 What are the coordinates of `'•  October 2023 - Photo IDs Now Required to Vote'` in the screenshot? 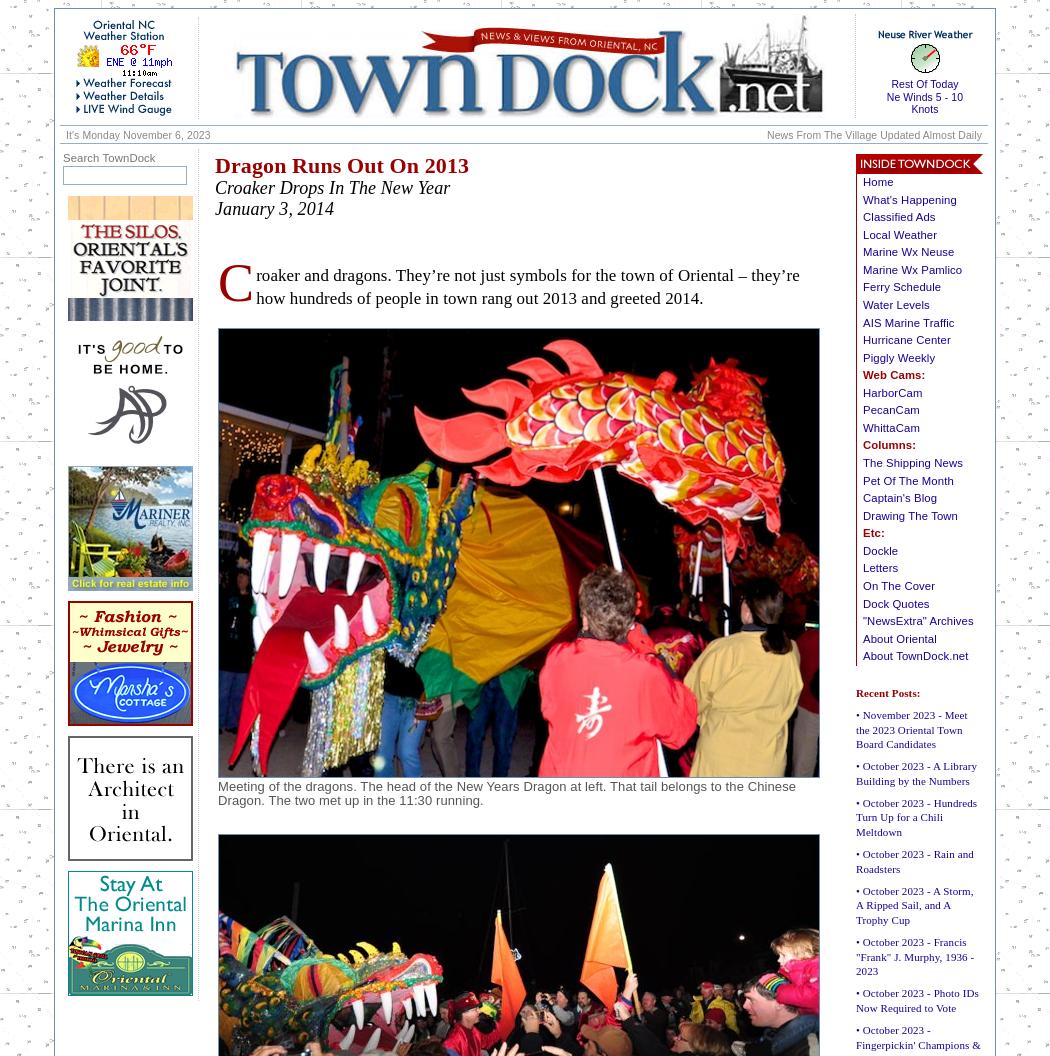 It's located at (916, 999).